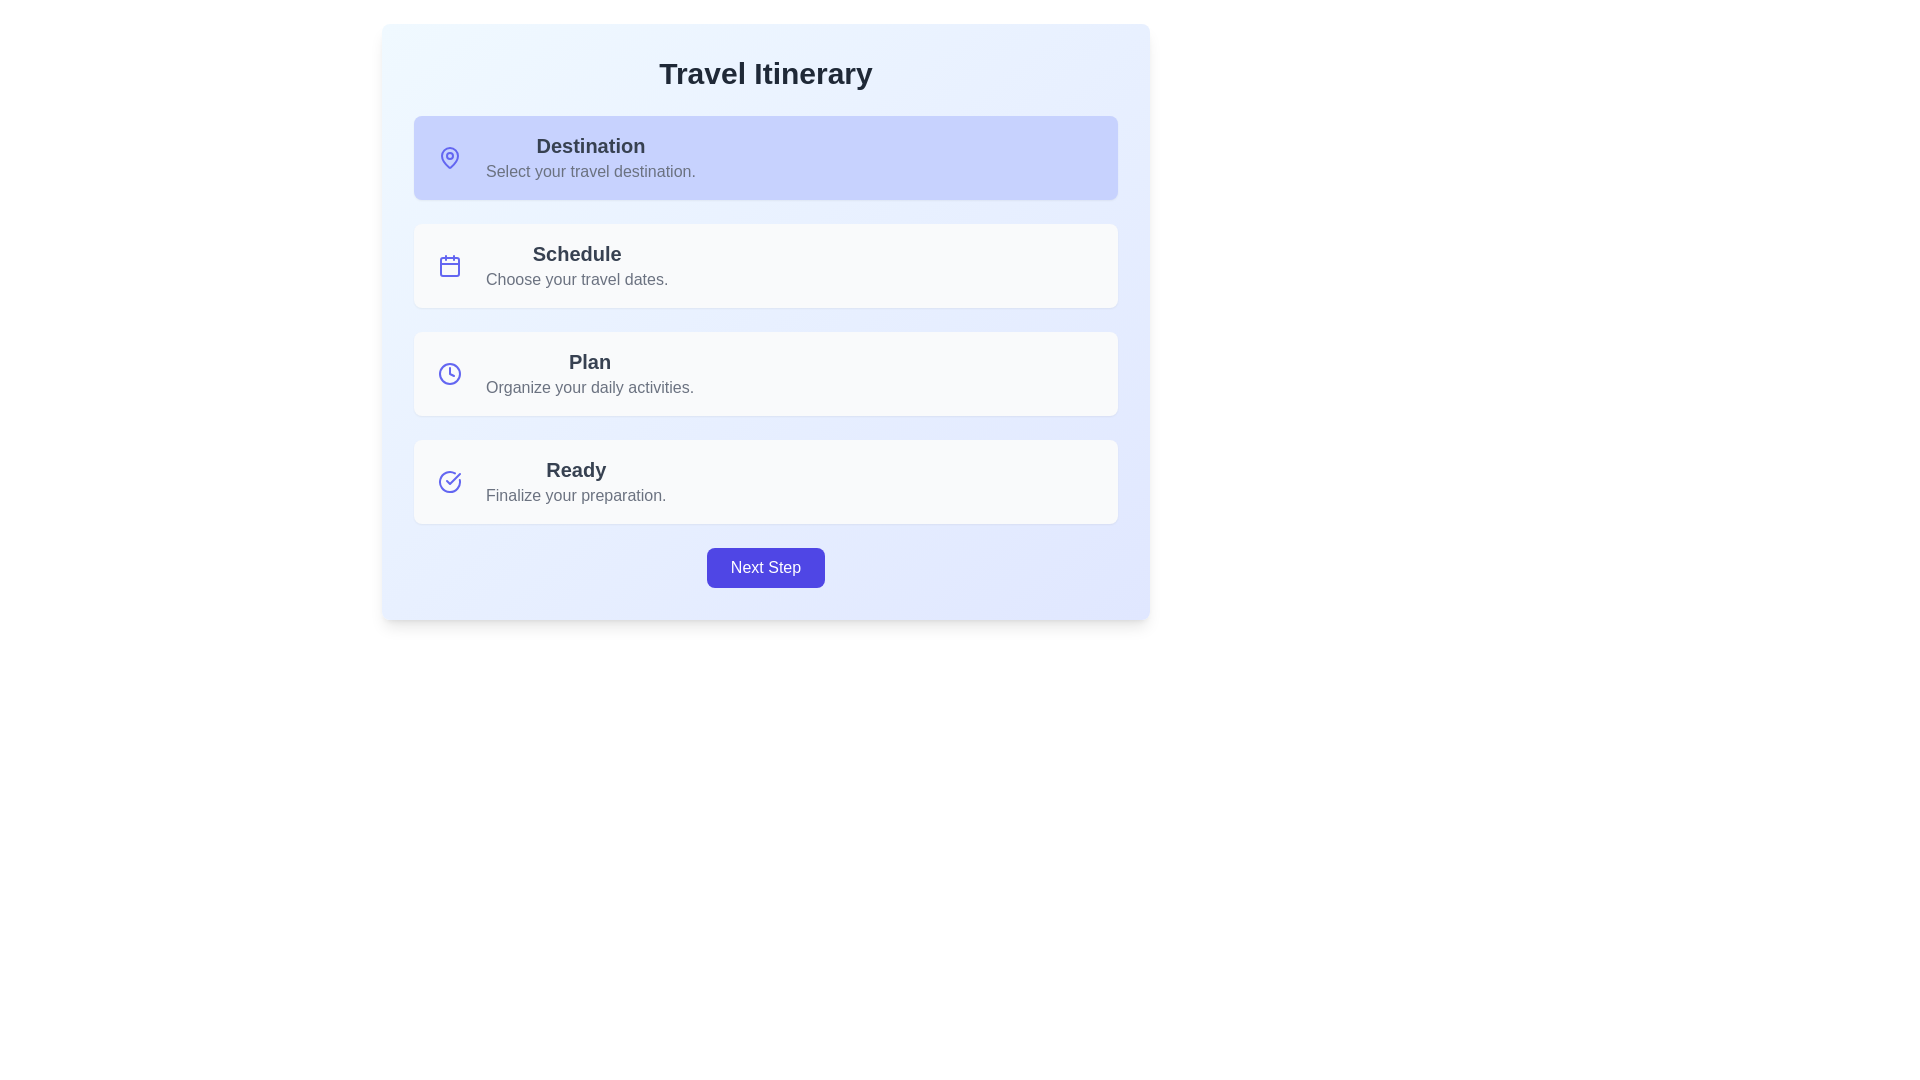  Describe the element at coordinates (449, 374) in the screenshot. I see `the planning or scheduling icon located in the second card from the top, positioned to the left of the 'Plan' text block` at that location.